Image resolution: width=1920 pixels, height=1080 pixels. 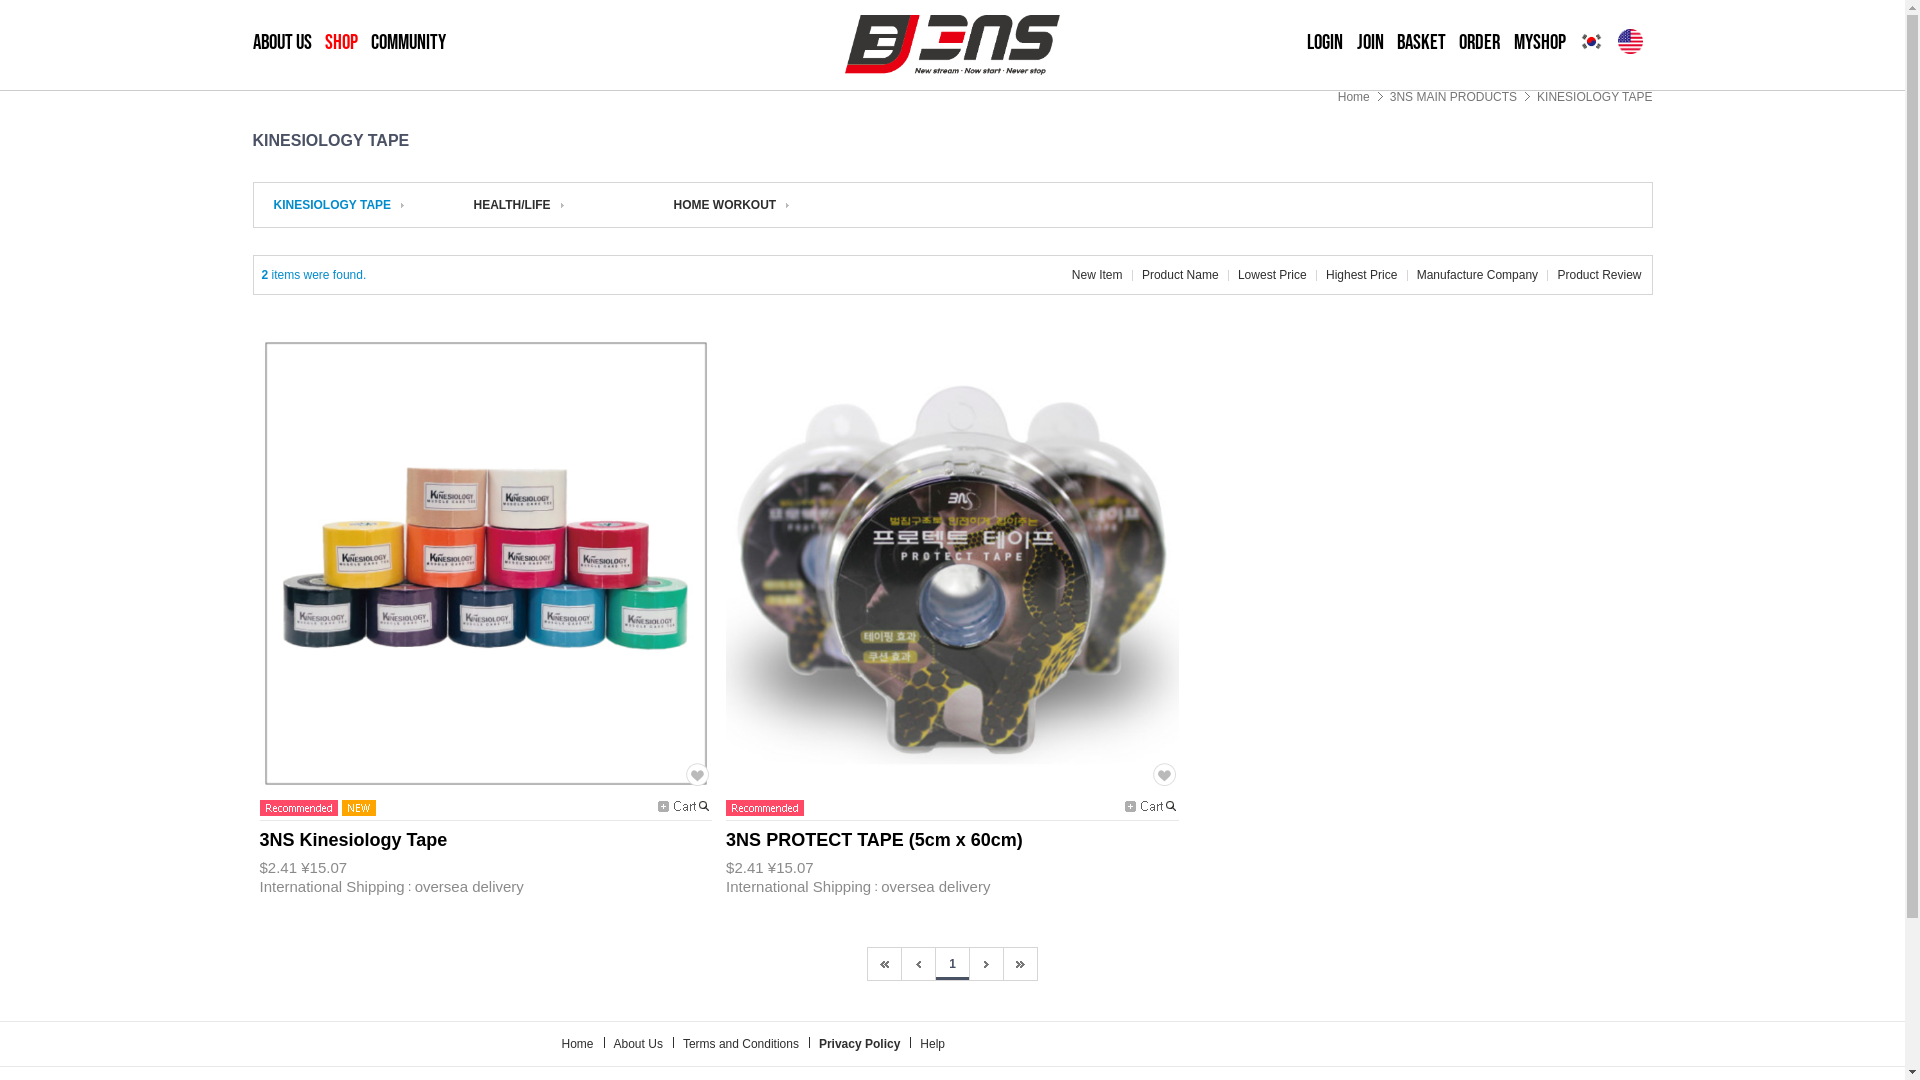 What do you see at coordinates (1369, 42) in the screenshot?
I see `'Join'` at bounding box center [1369, 42].